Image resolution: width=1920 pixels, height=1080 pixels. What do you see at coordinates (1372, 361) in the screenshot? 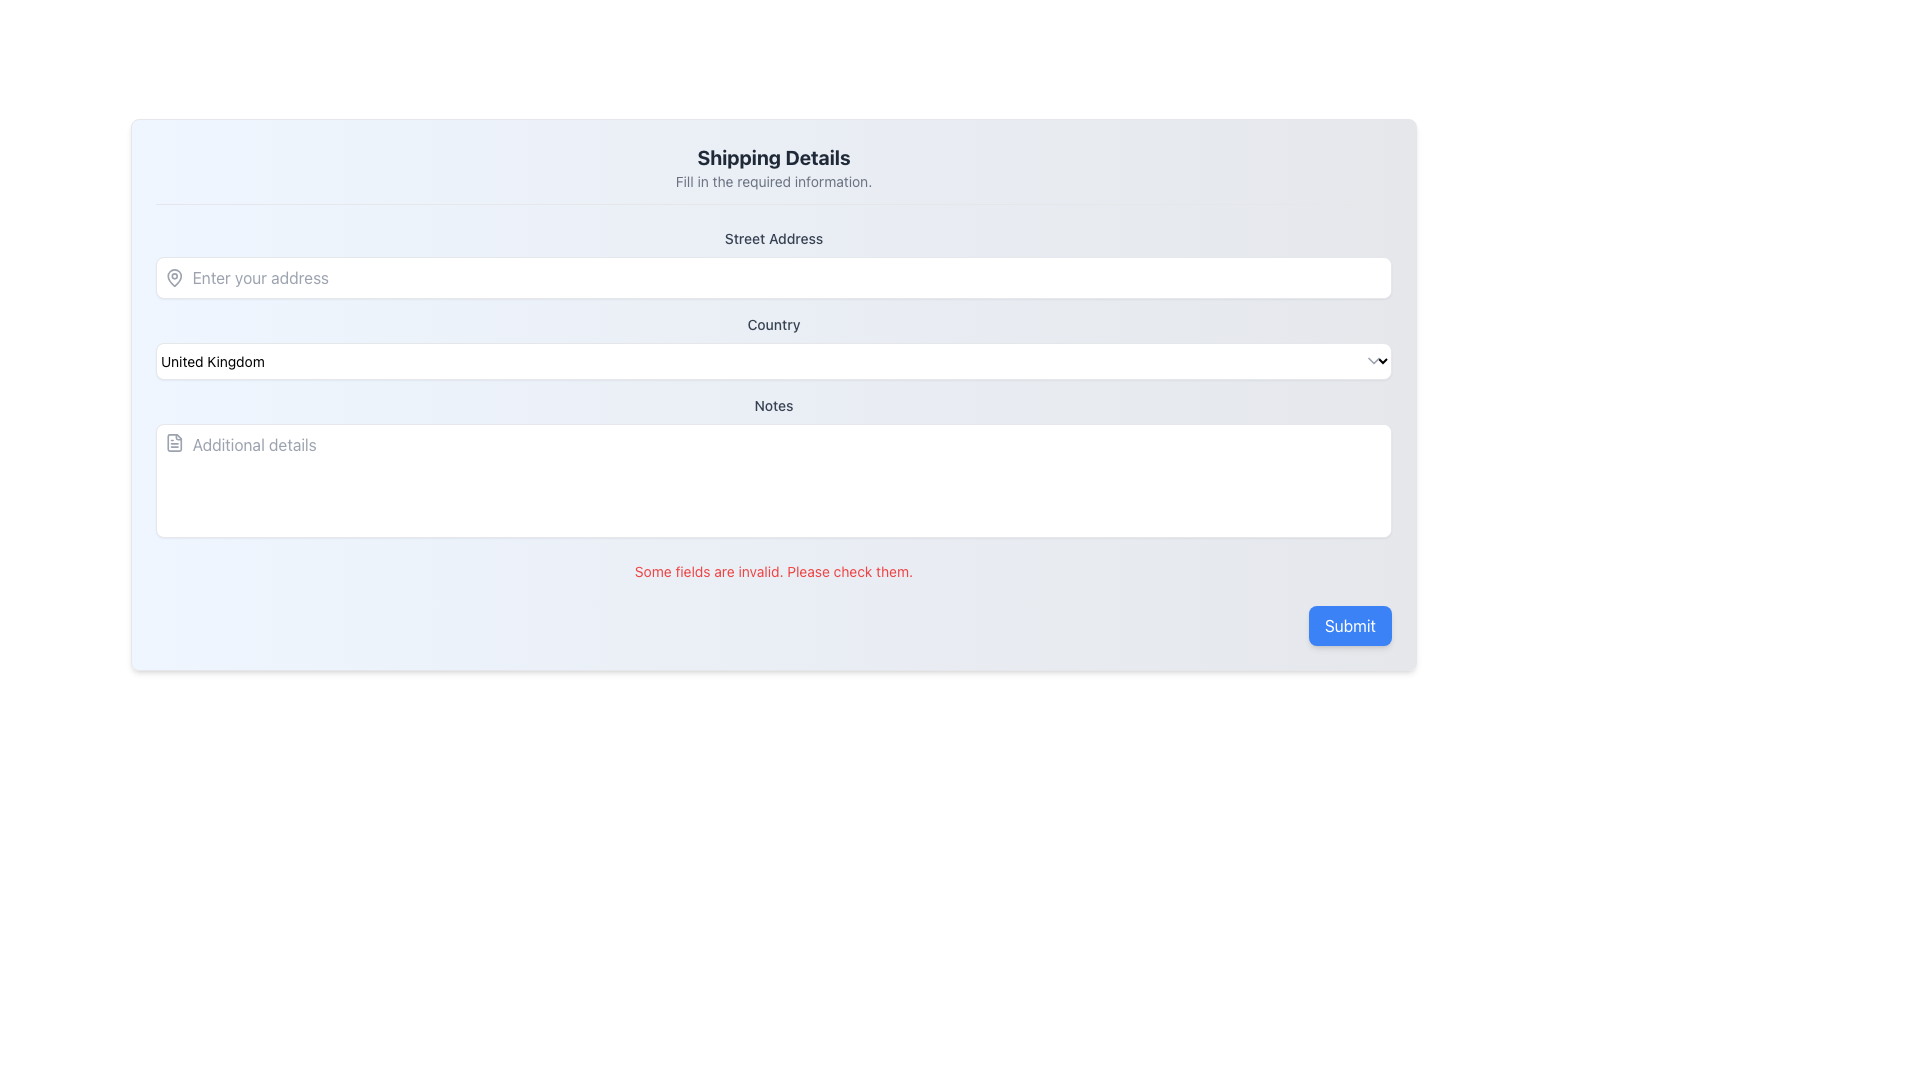
I see `the chevron icon indicating the dropdown menu in the 'Country' field to observe any style changes` at bounding box center [1372, 361].